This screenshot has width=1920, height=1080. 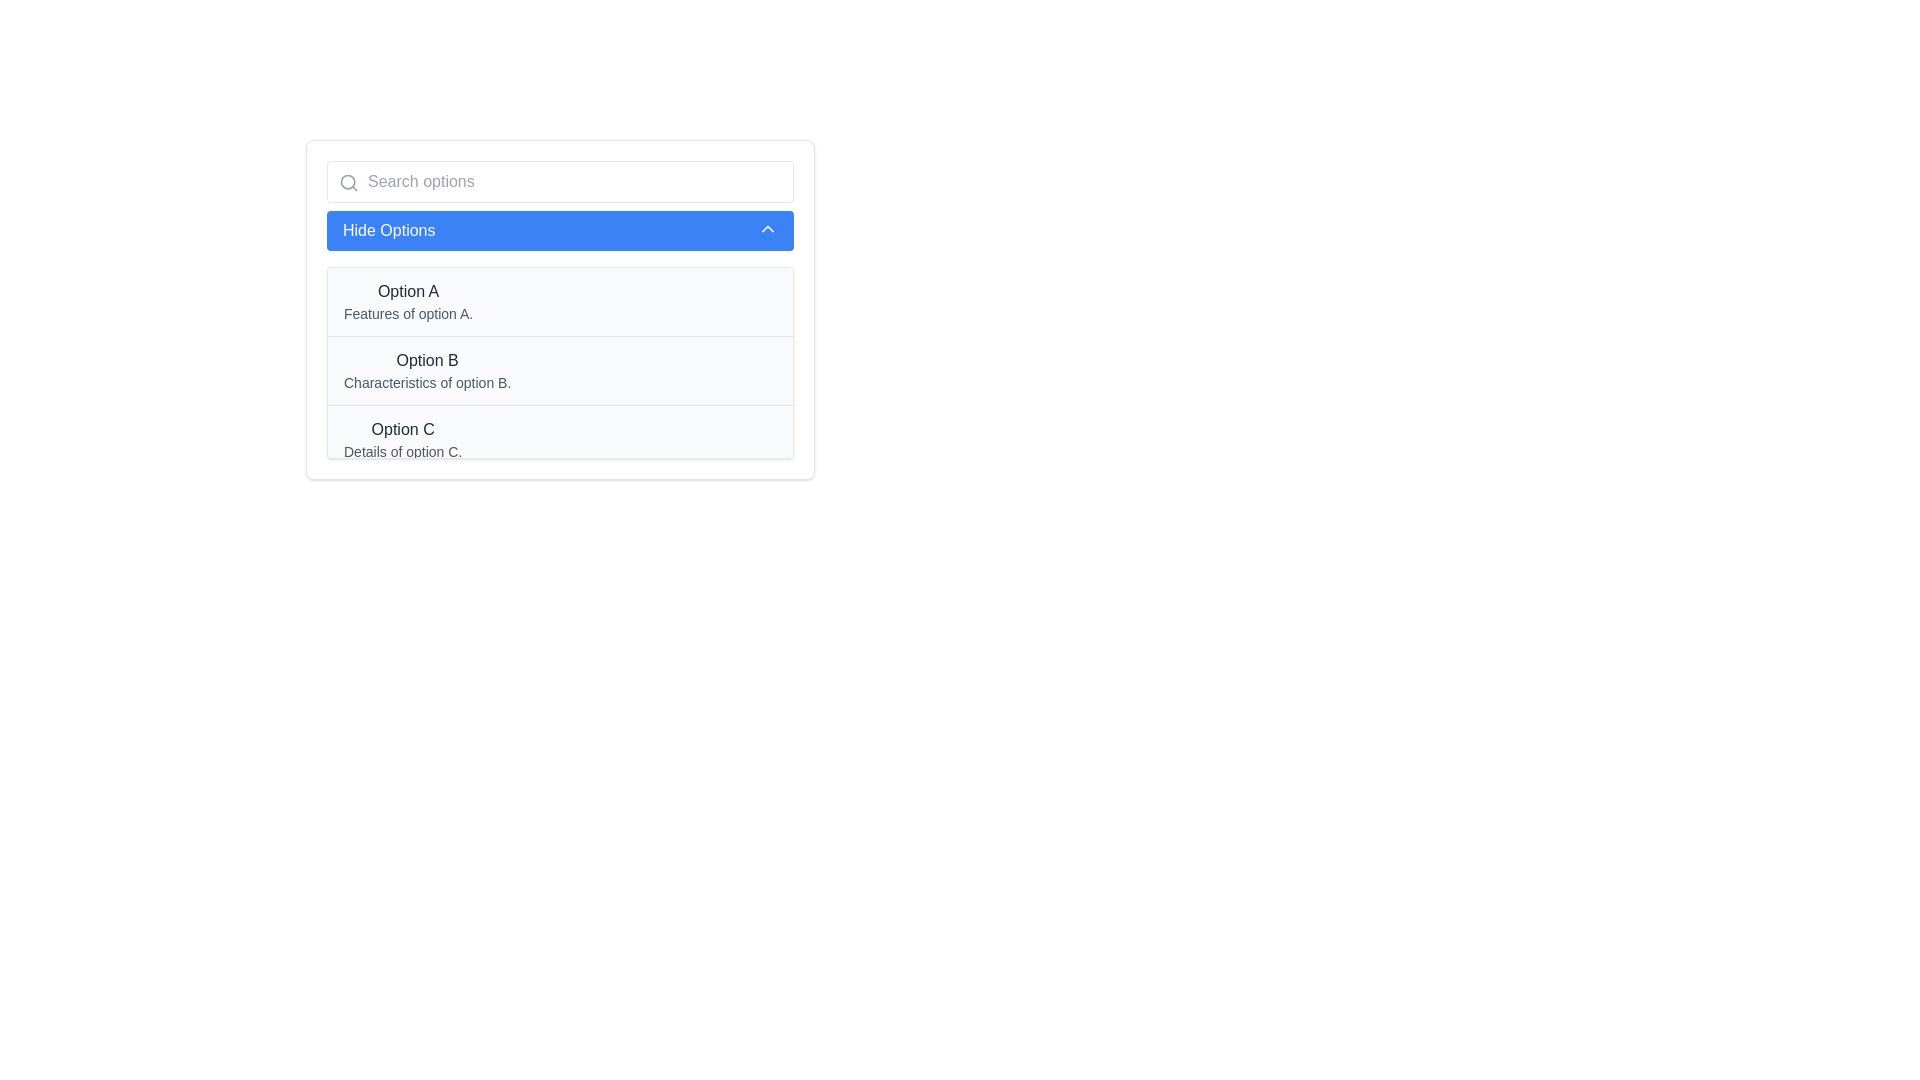 I want to click on the decorative circle component of the magnifying glass icon located in the top-left corner of the popup element, so click(x=348, y=182).